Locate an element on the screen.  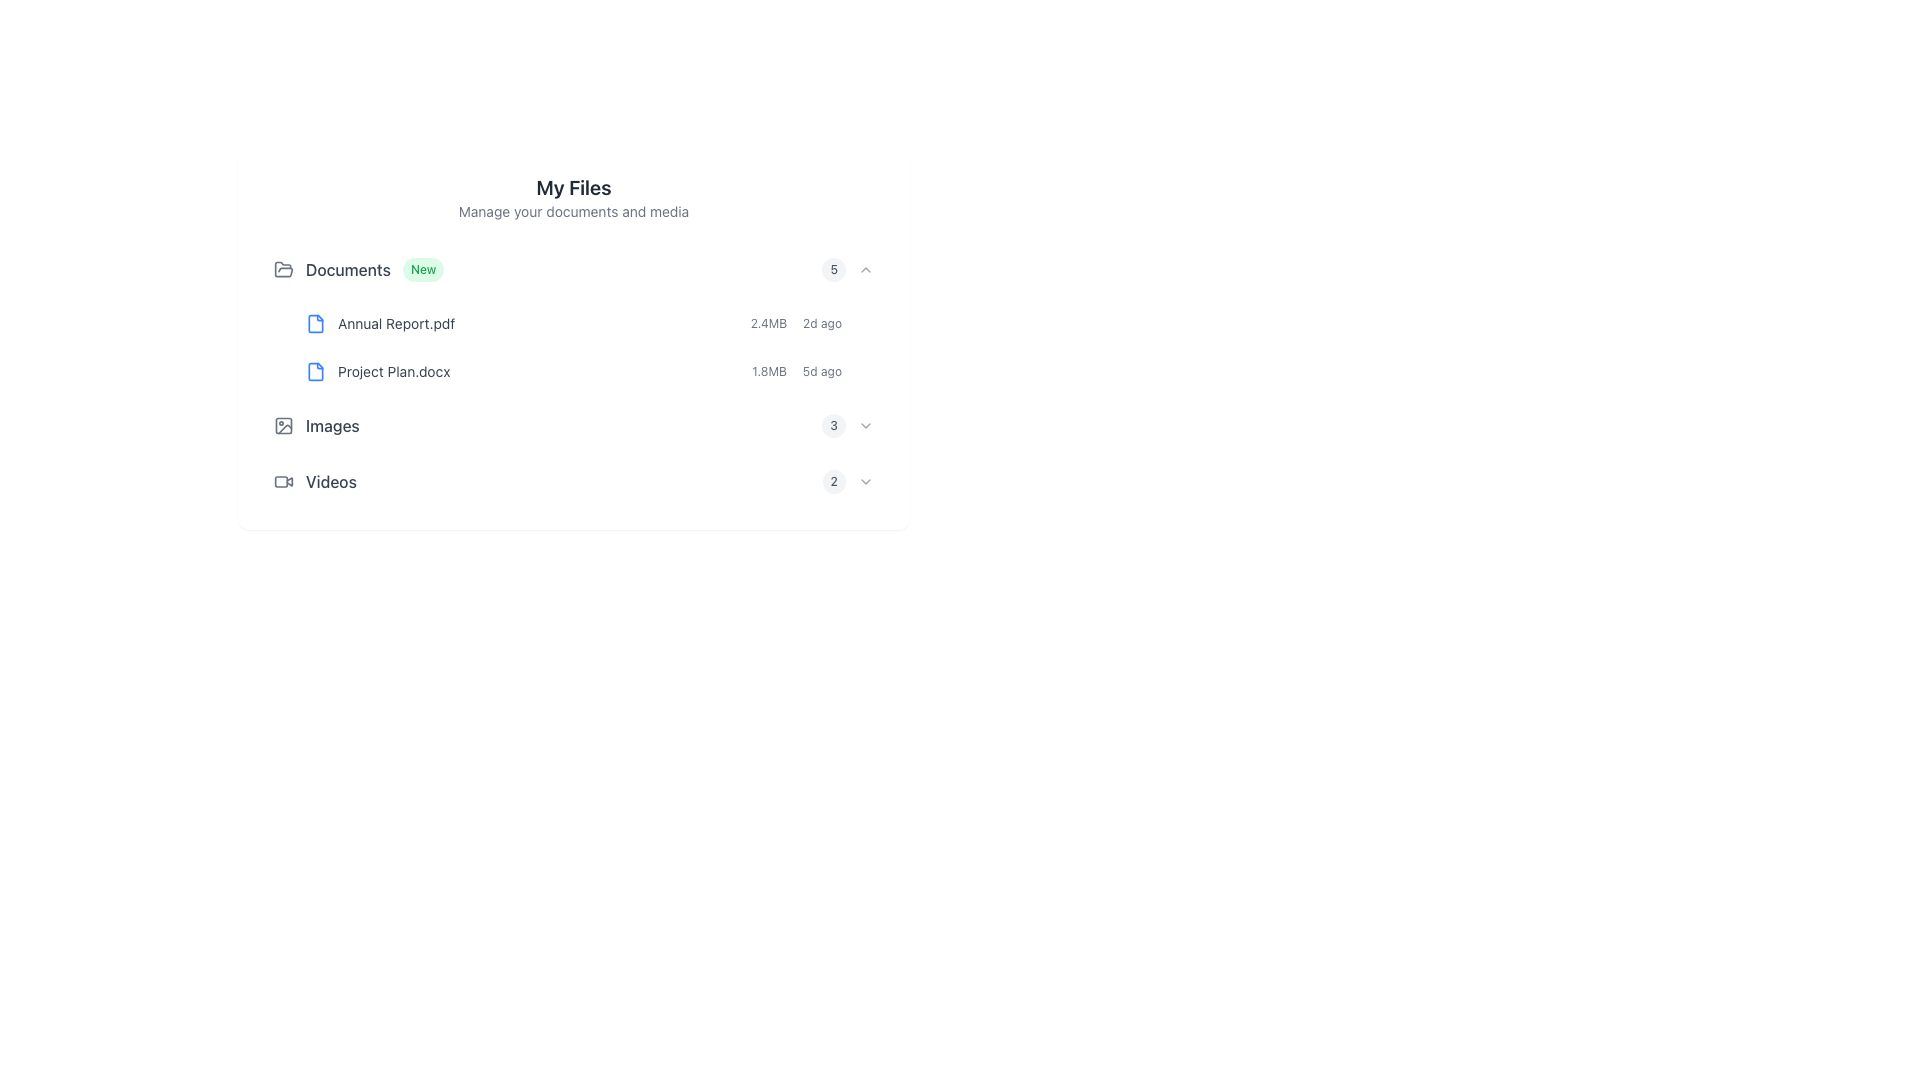
the number displayed on the Badge with dropdown toggle, which indicates the count of items in the 'Images' section, located to the right of the 'Images' section title is located at coordinates (848, 424).